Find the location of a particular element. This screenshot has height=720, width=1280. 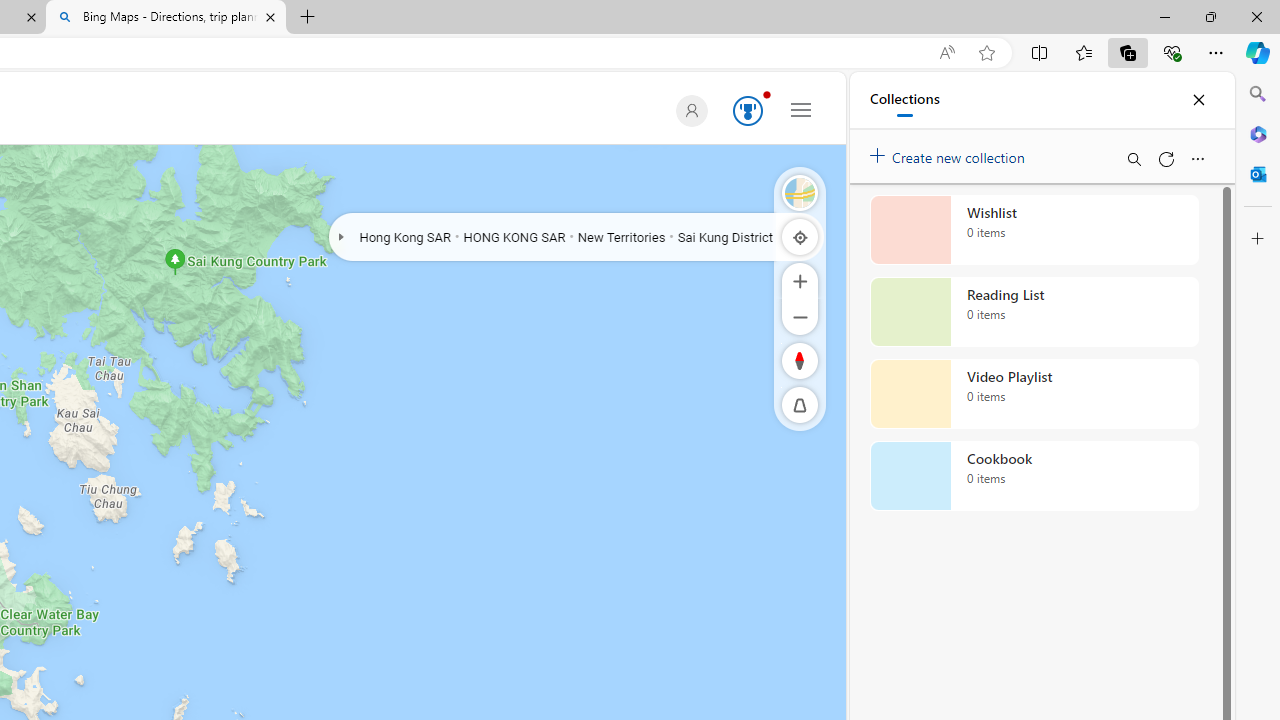

'Create new collection' is located at coordinates (950, 152).